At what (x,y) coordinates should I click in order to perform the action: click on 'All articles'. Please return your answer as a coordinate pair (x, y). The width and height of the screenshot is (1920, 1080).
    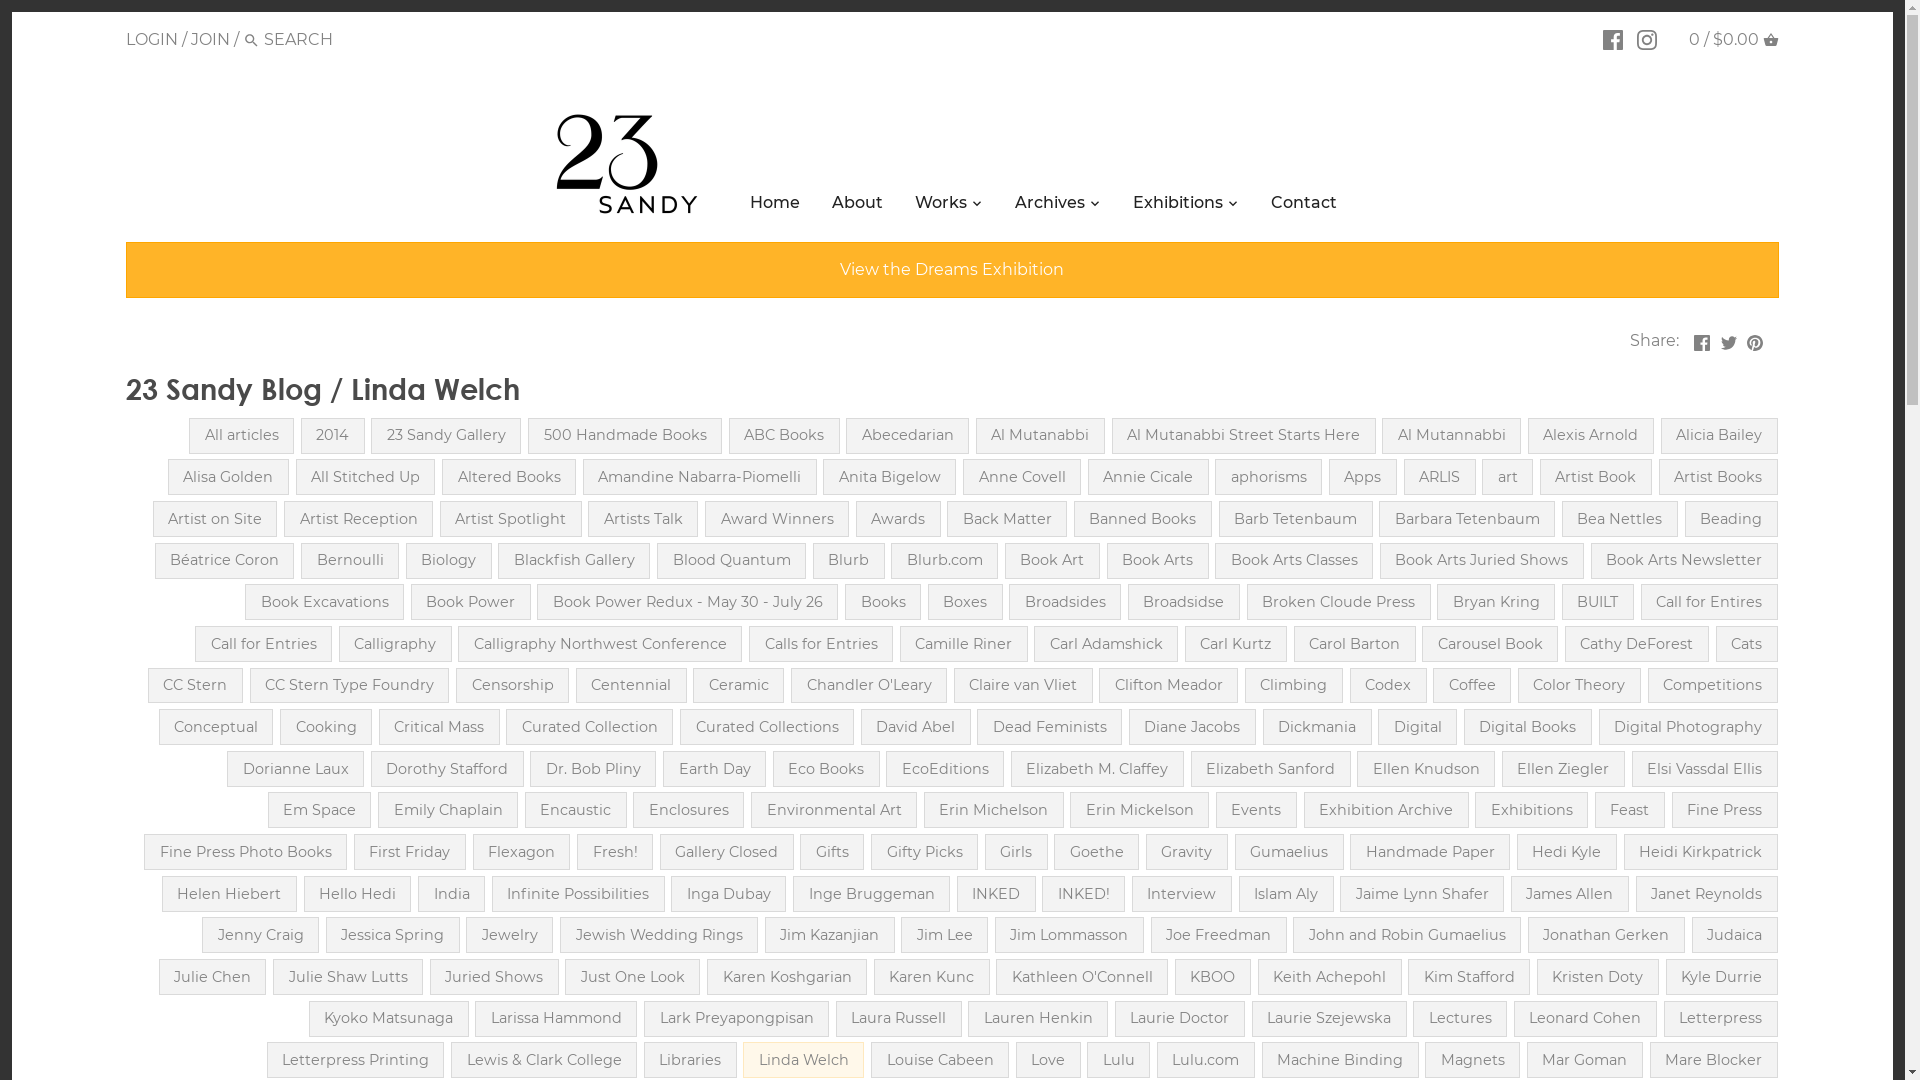
    Looking at the image, I should click on (240, 434).